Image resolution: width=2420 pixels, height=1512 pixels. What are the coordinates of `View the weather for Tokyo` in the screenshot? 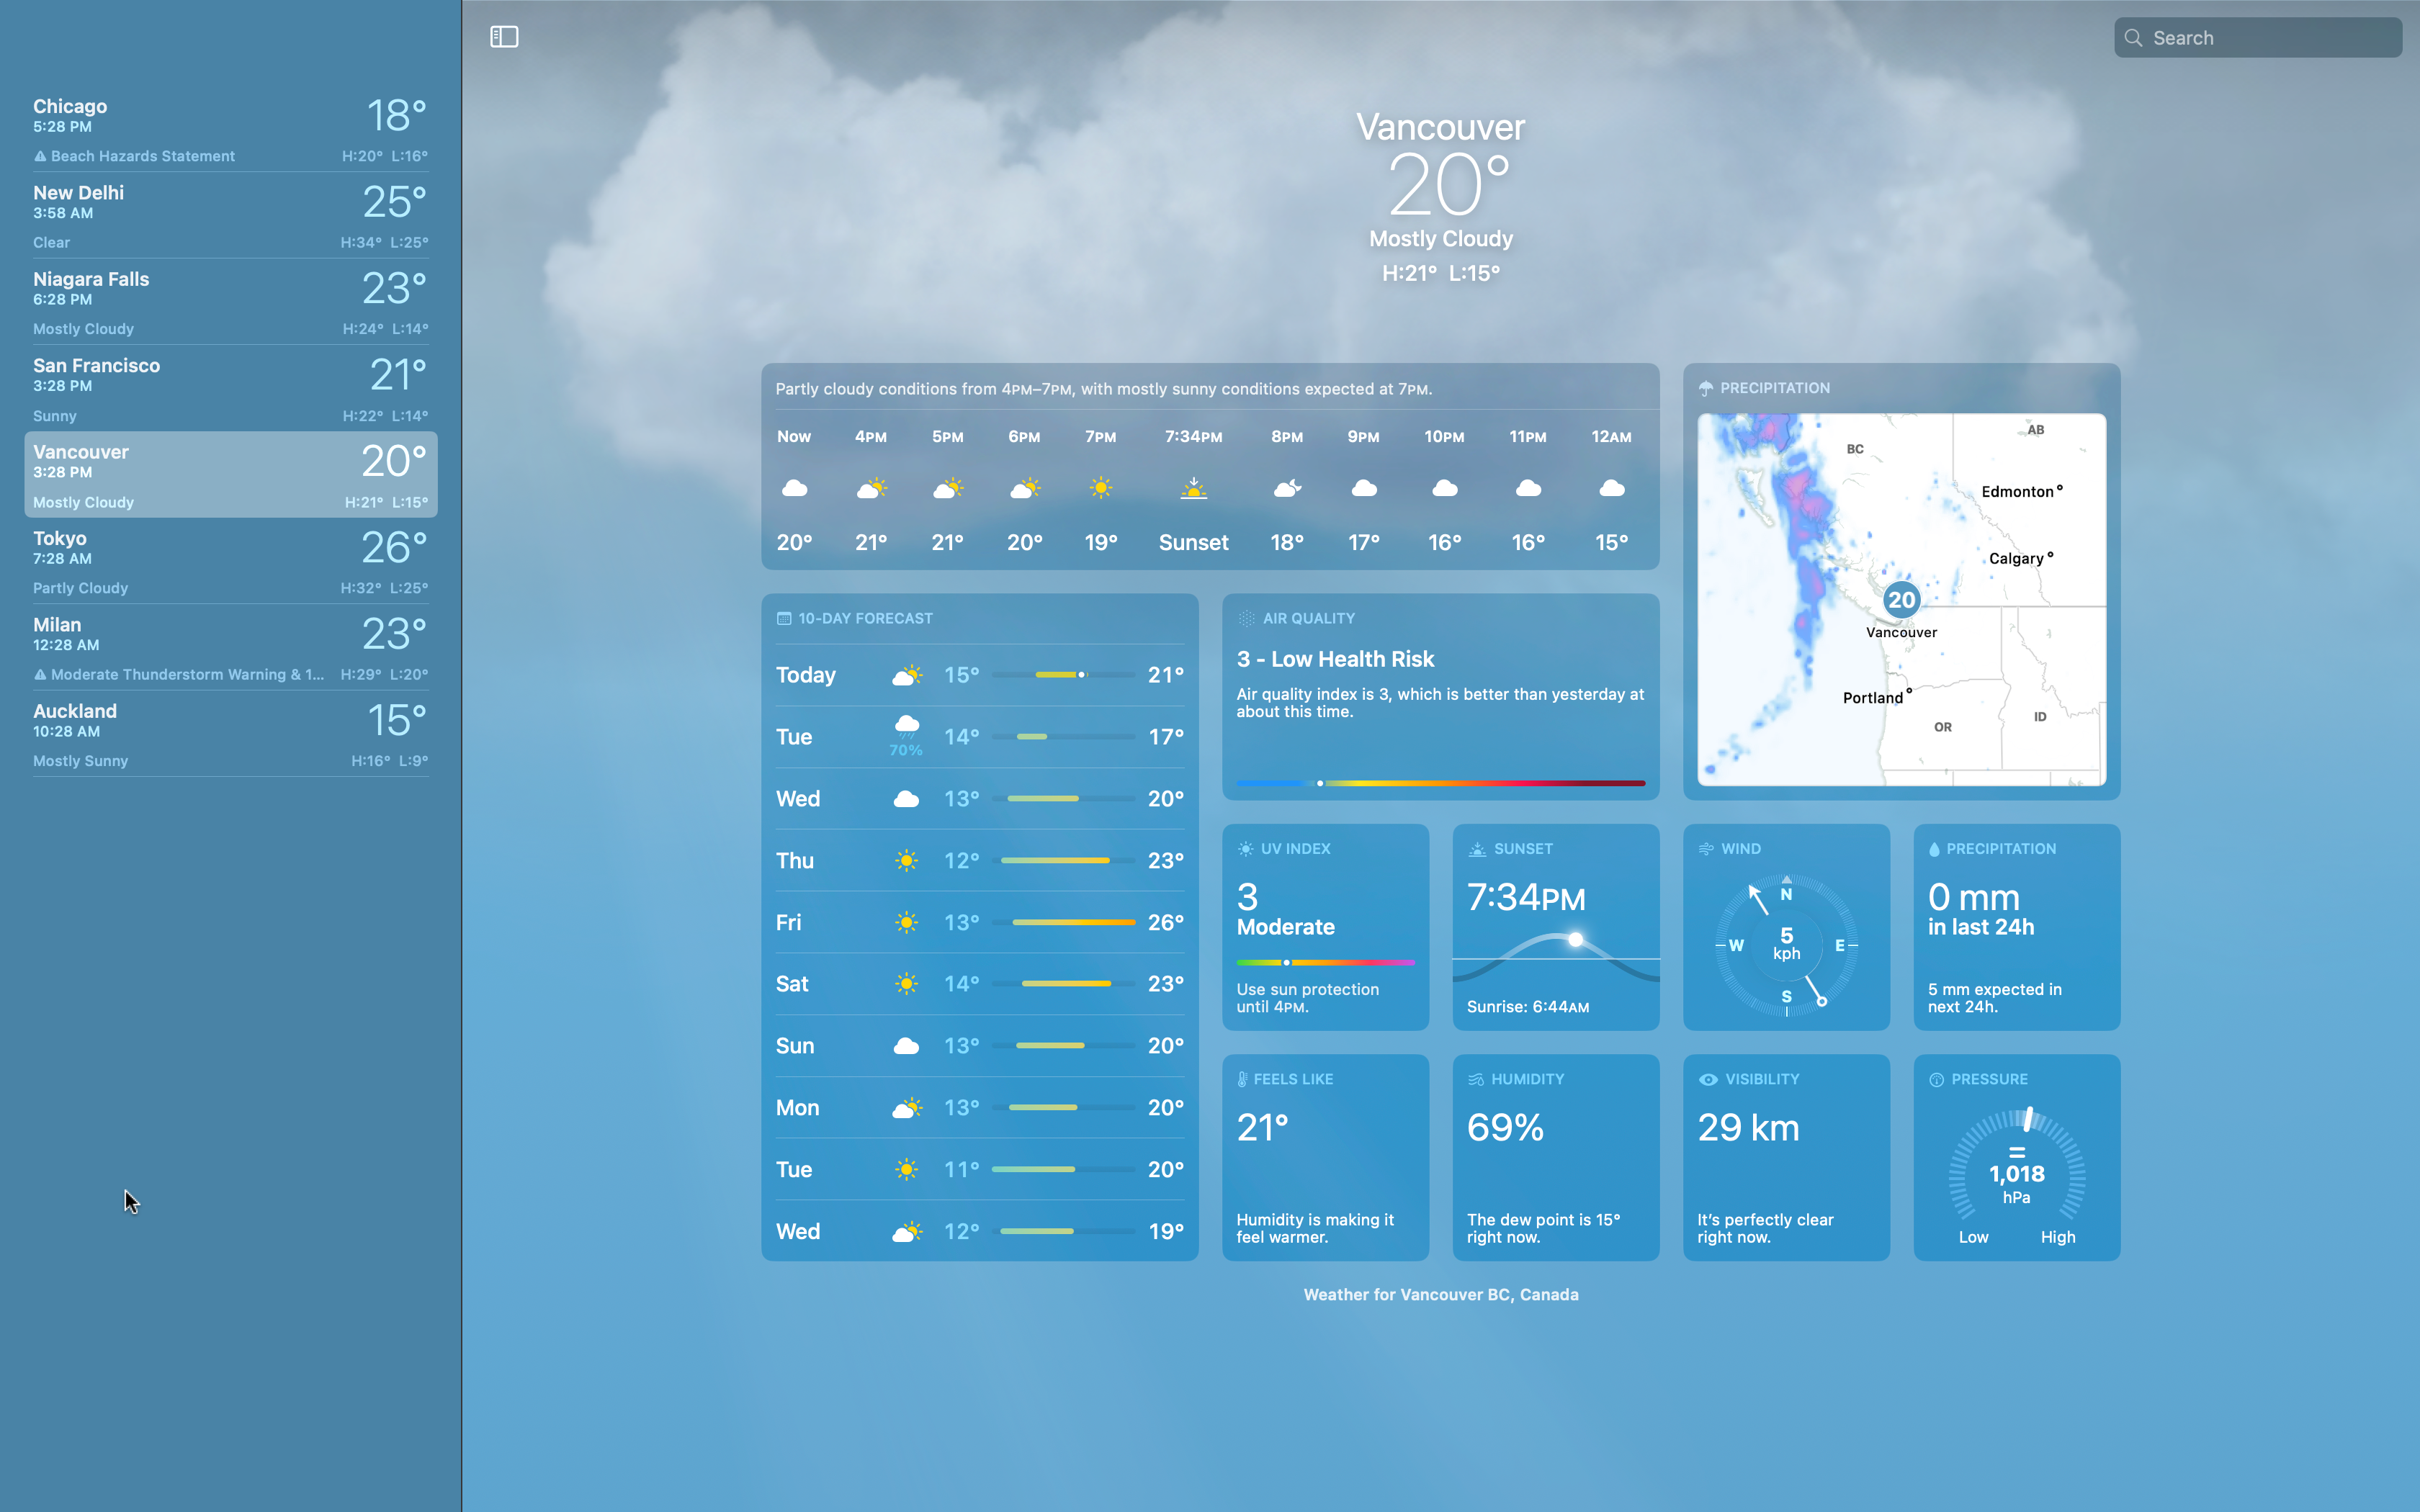 It's located at (225, 559).